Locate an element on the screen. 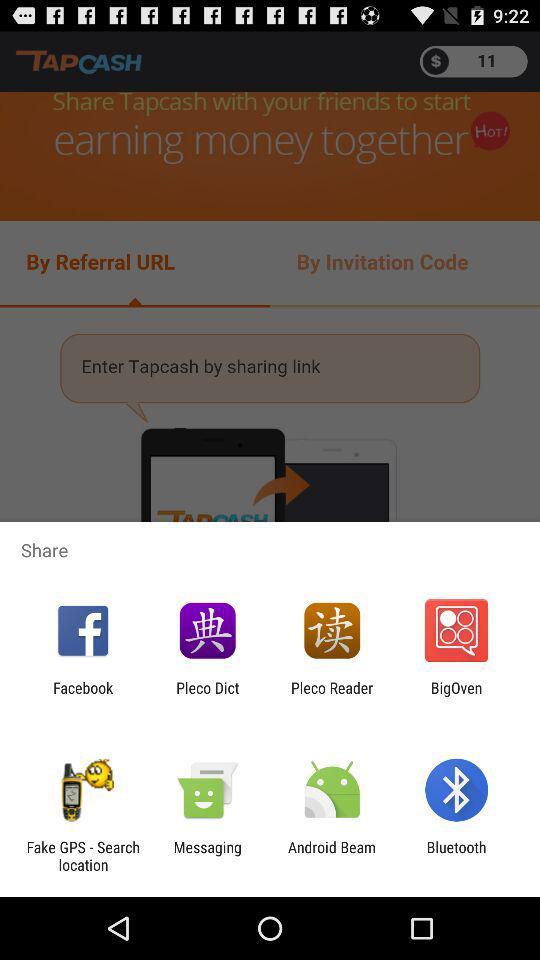 The image size is (540, 960). the app to the right of the messaging app is located at coordinates (332, 855).